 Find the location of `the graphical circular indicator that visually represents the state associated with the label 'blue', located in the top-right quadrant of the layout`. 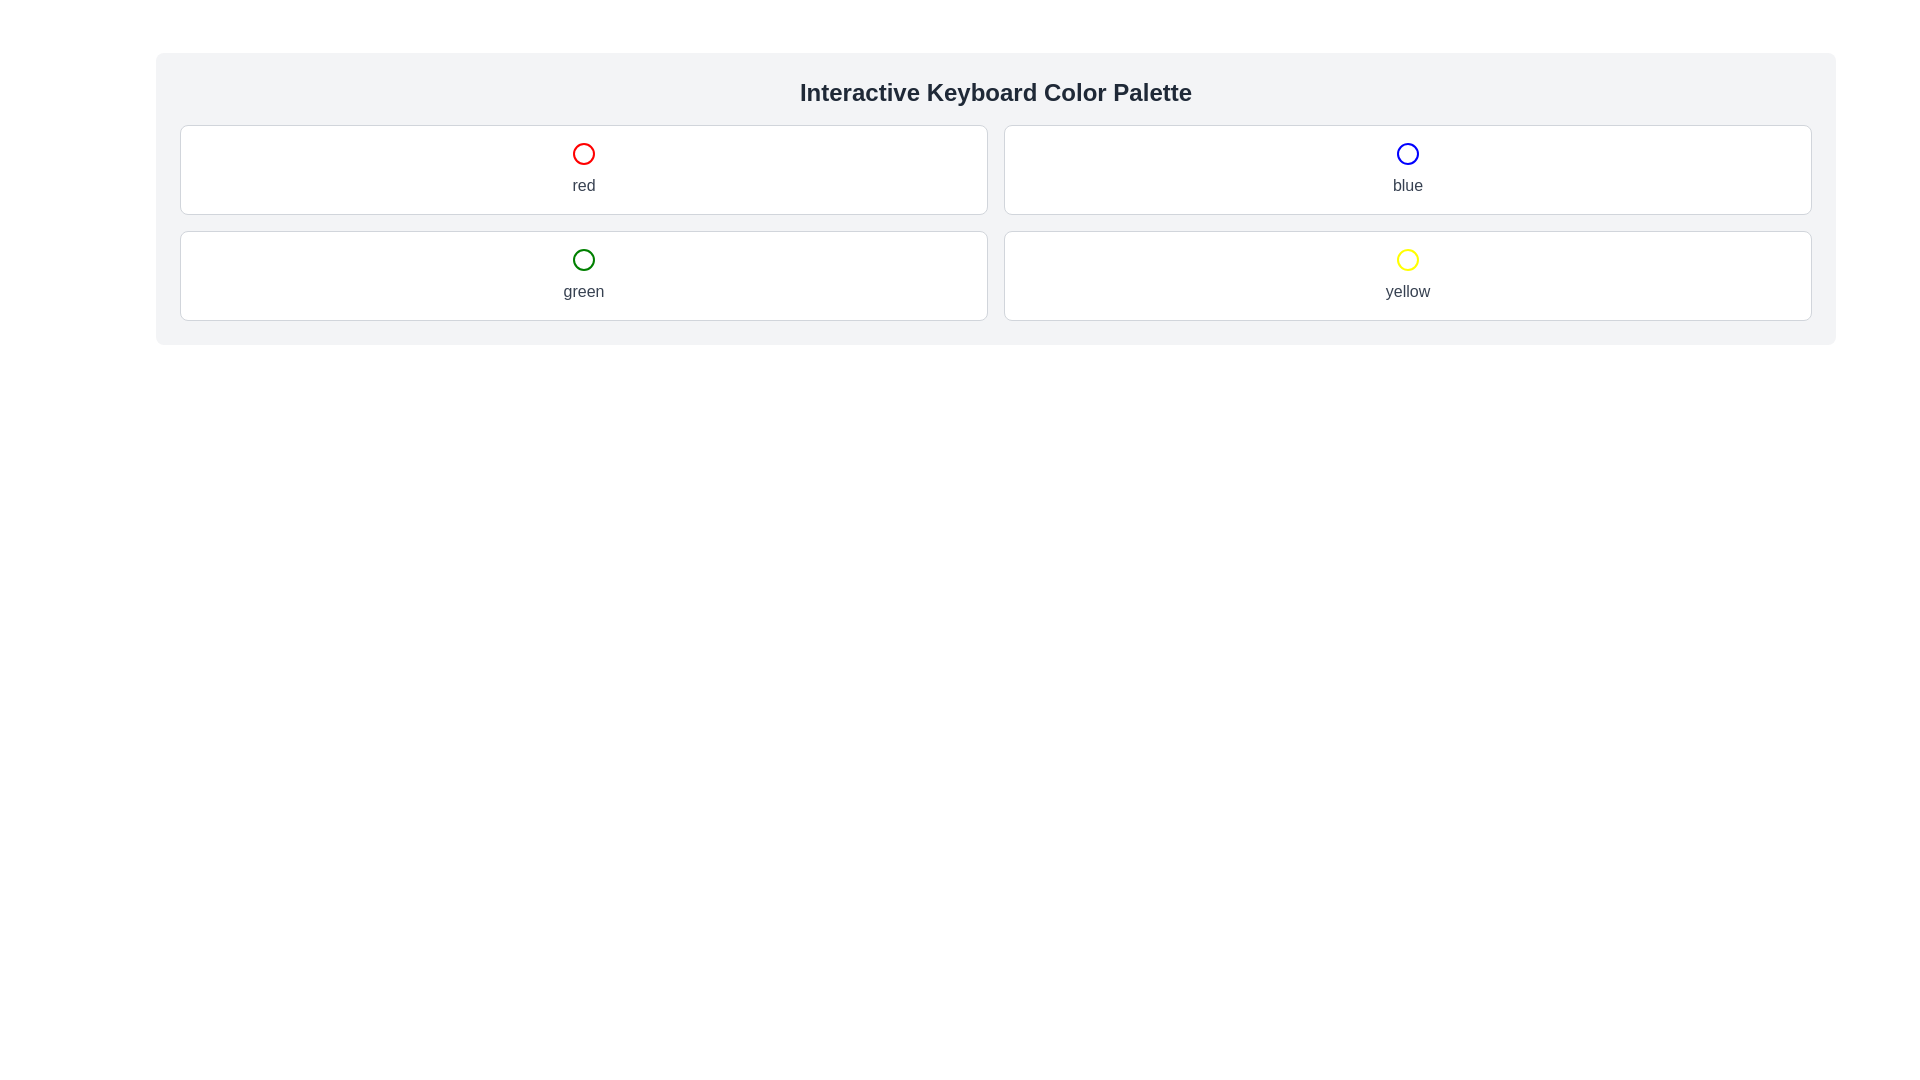

the graphical circular indicator that visually represents the state associated with the label 'blue', located in the top-right quadrant of the layout is located at coordinates (1406, 153).